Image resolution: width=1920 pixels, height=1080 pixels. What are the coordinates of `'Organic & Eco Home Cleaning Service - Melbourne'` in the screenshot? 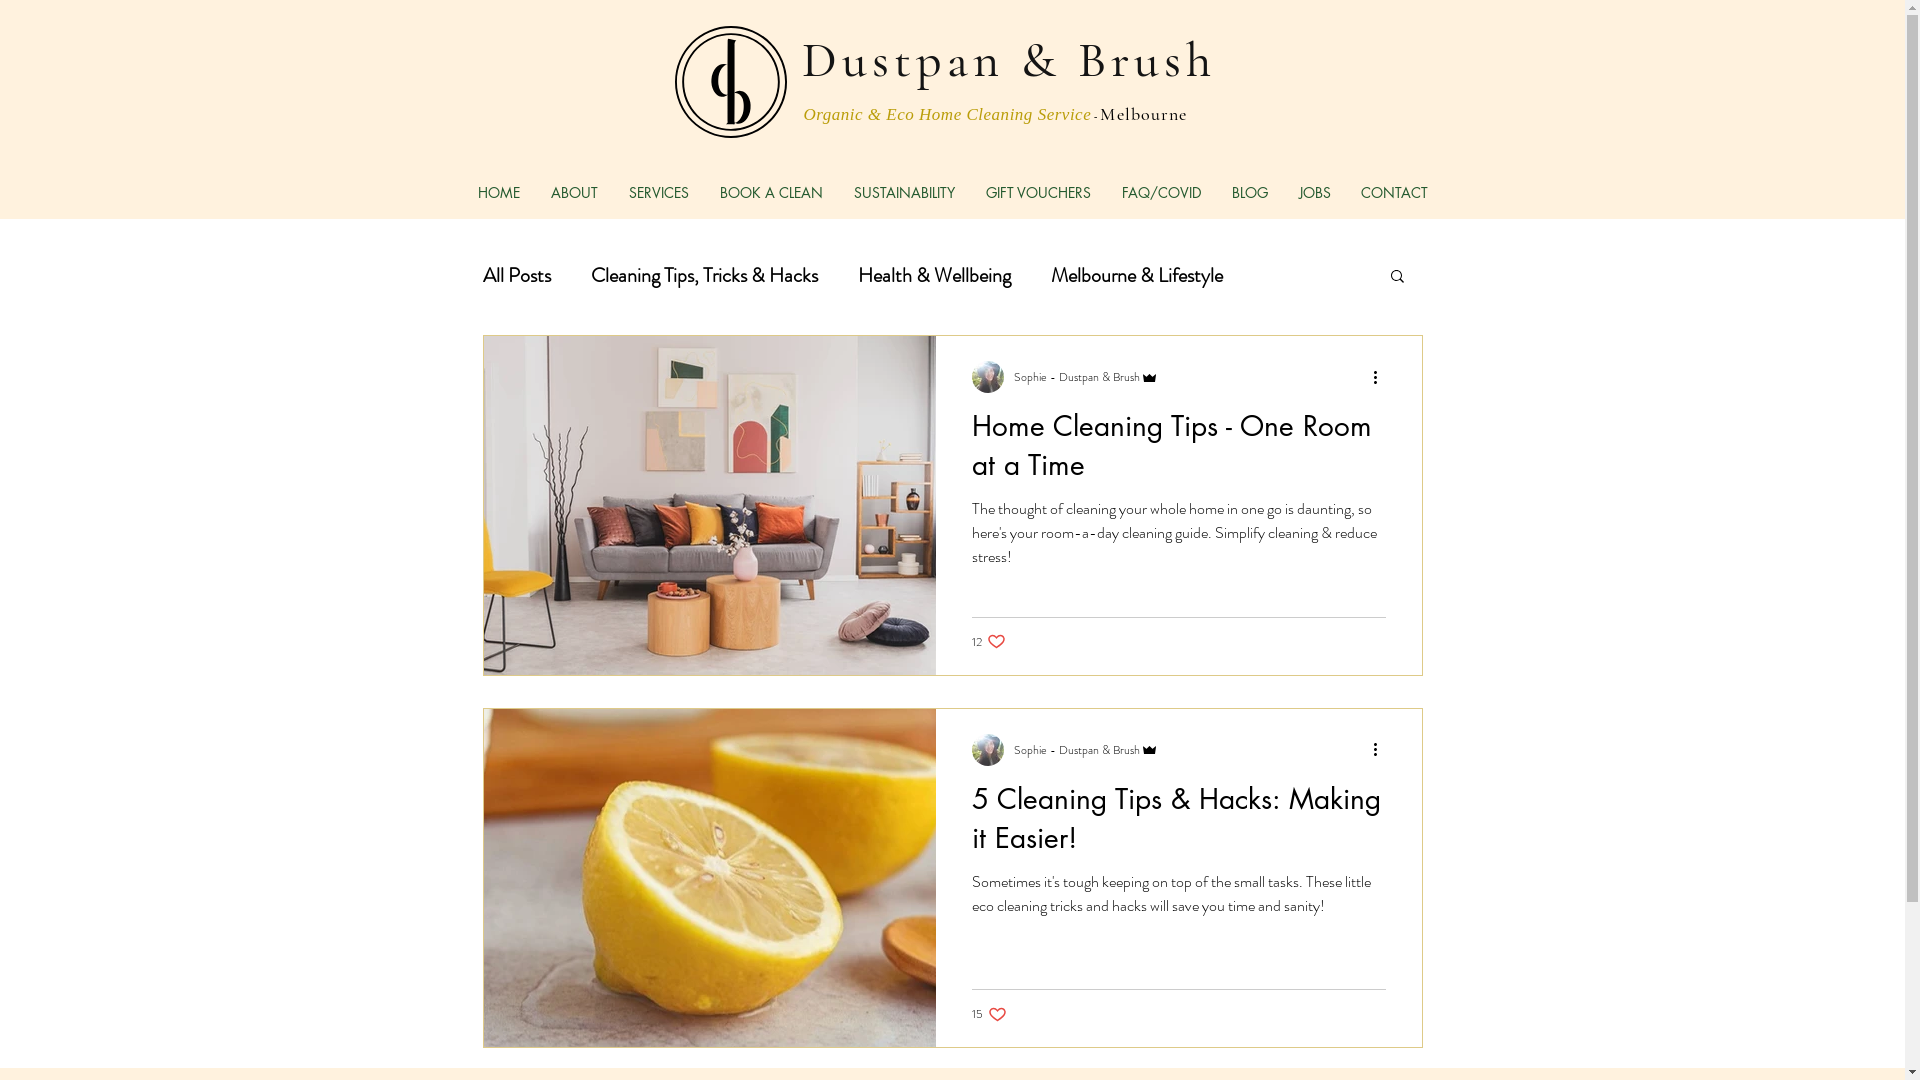 It's located at (996, 112).